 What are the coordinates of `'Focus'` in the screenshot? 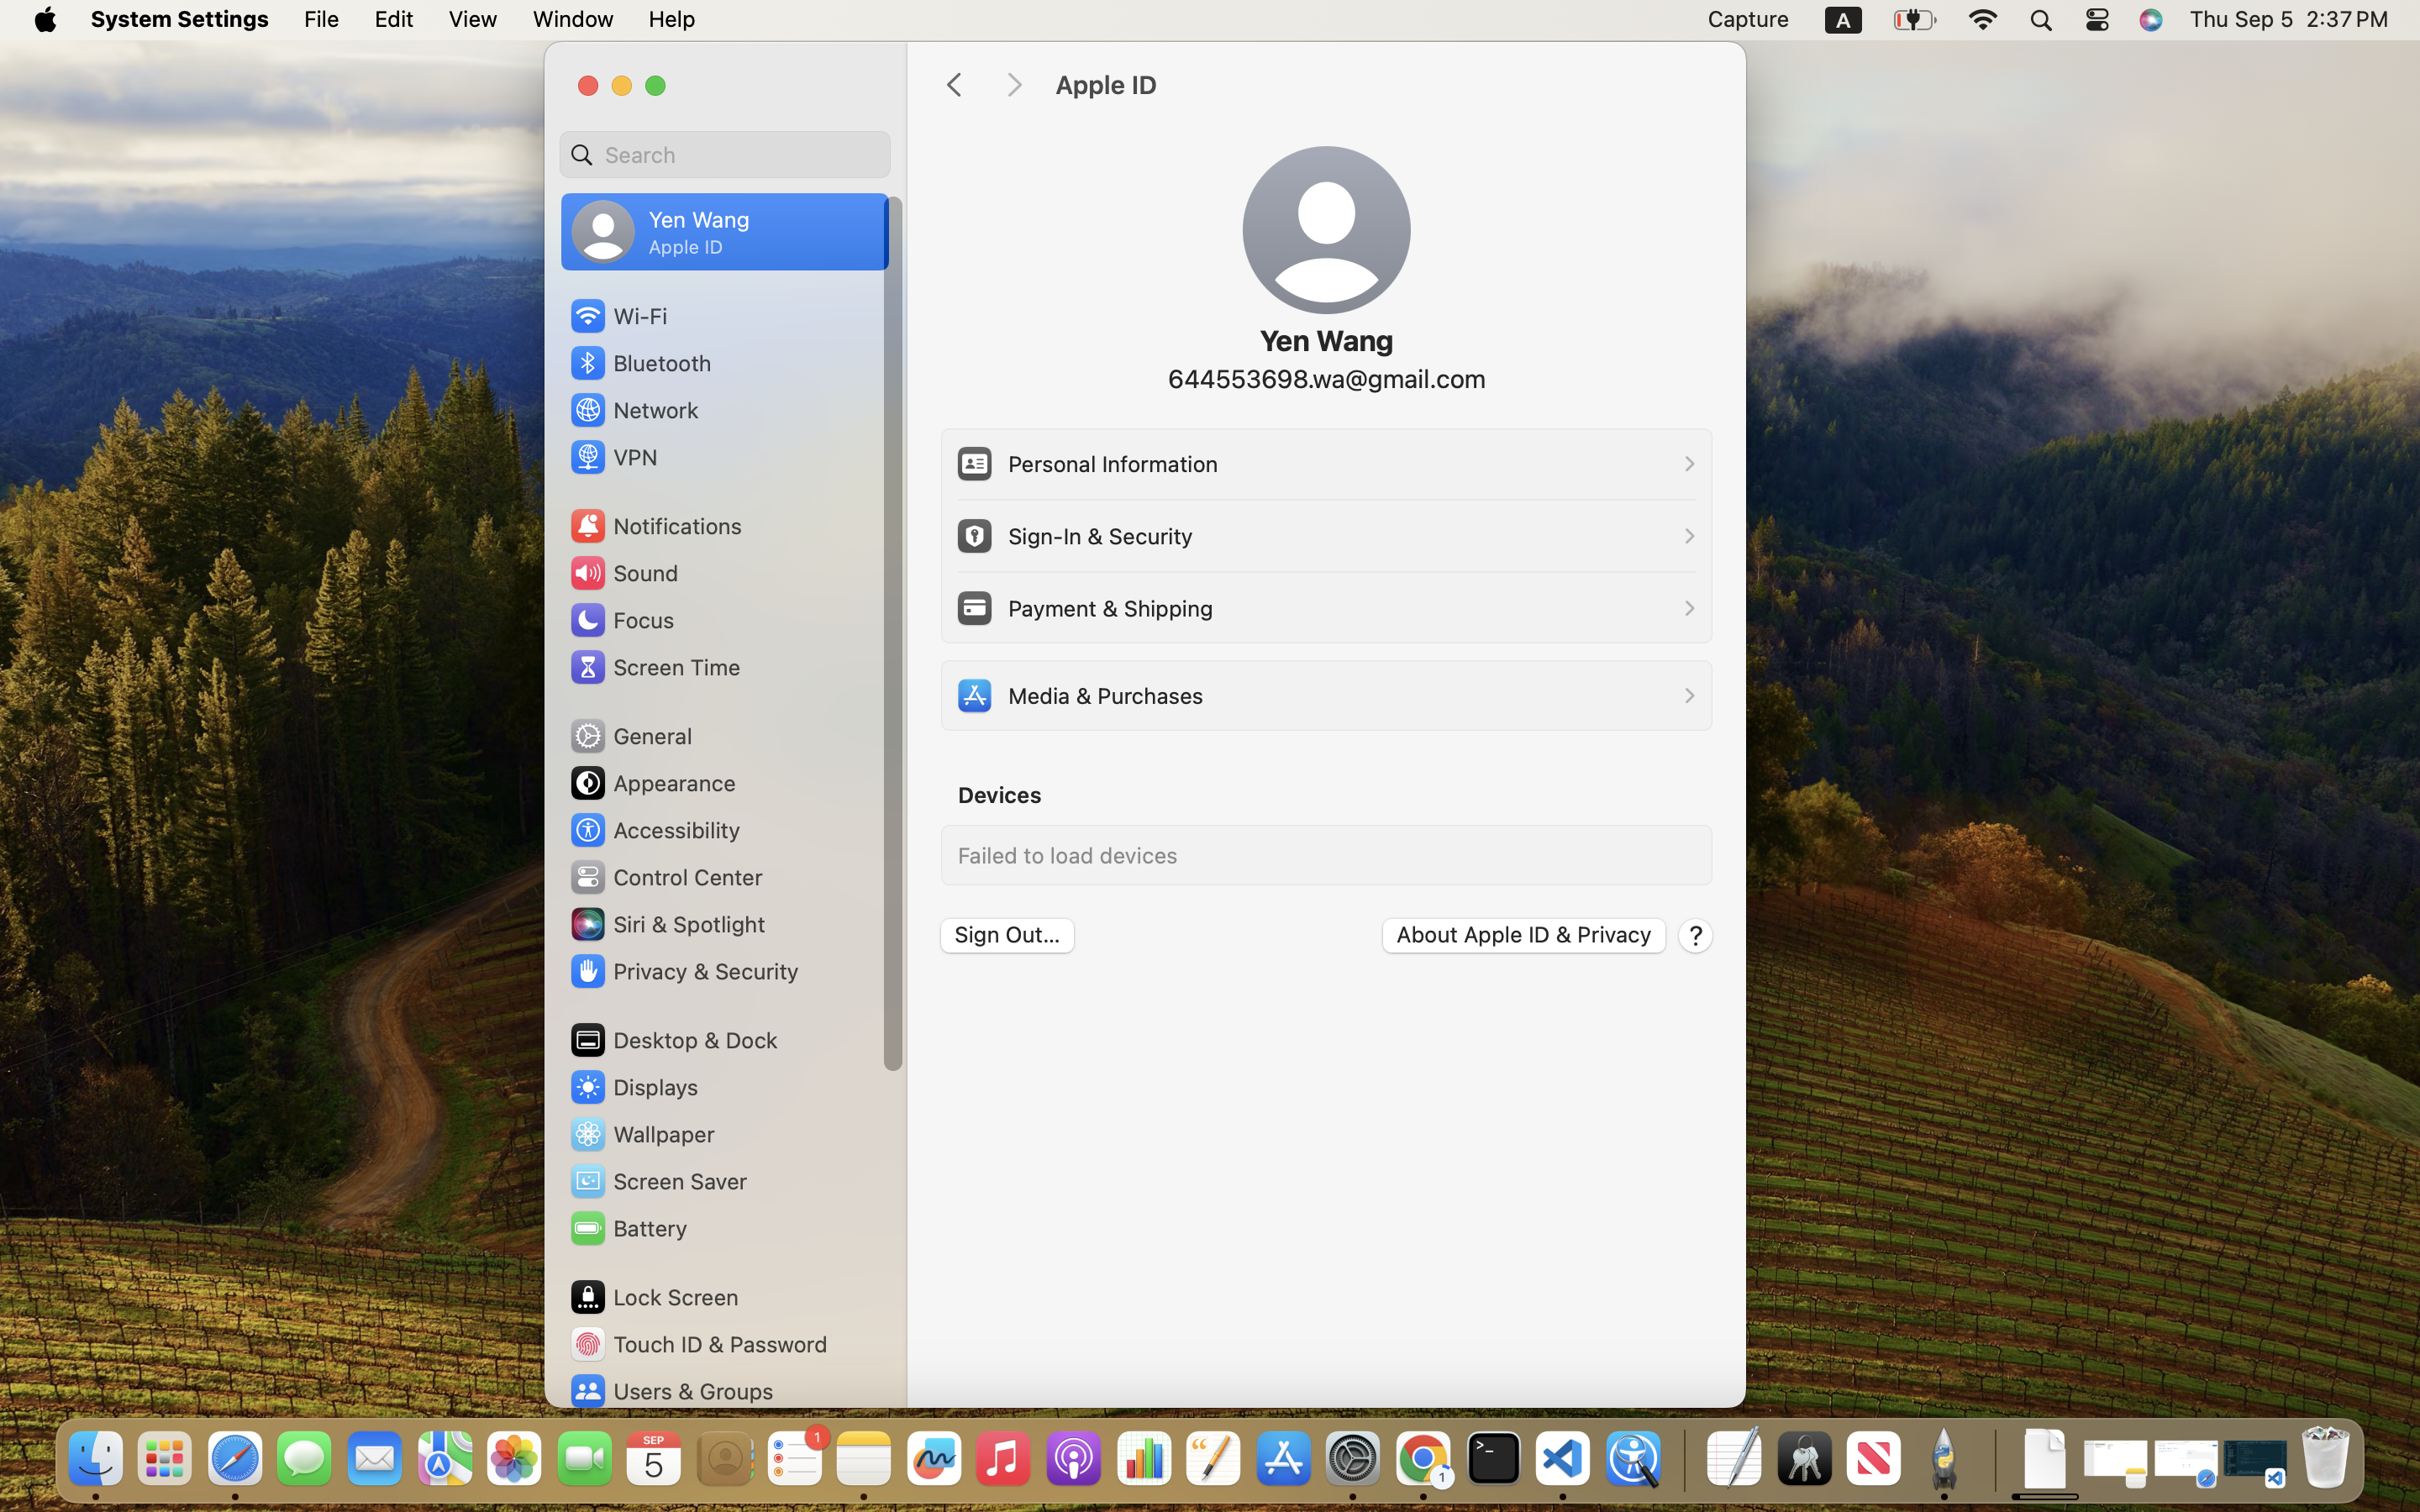 It's located at (621, 619).